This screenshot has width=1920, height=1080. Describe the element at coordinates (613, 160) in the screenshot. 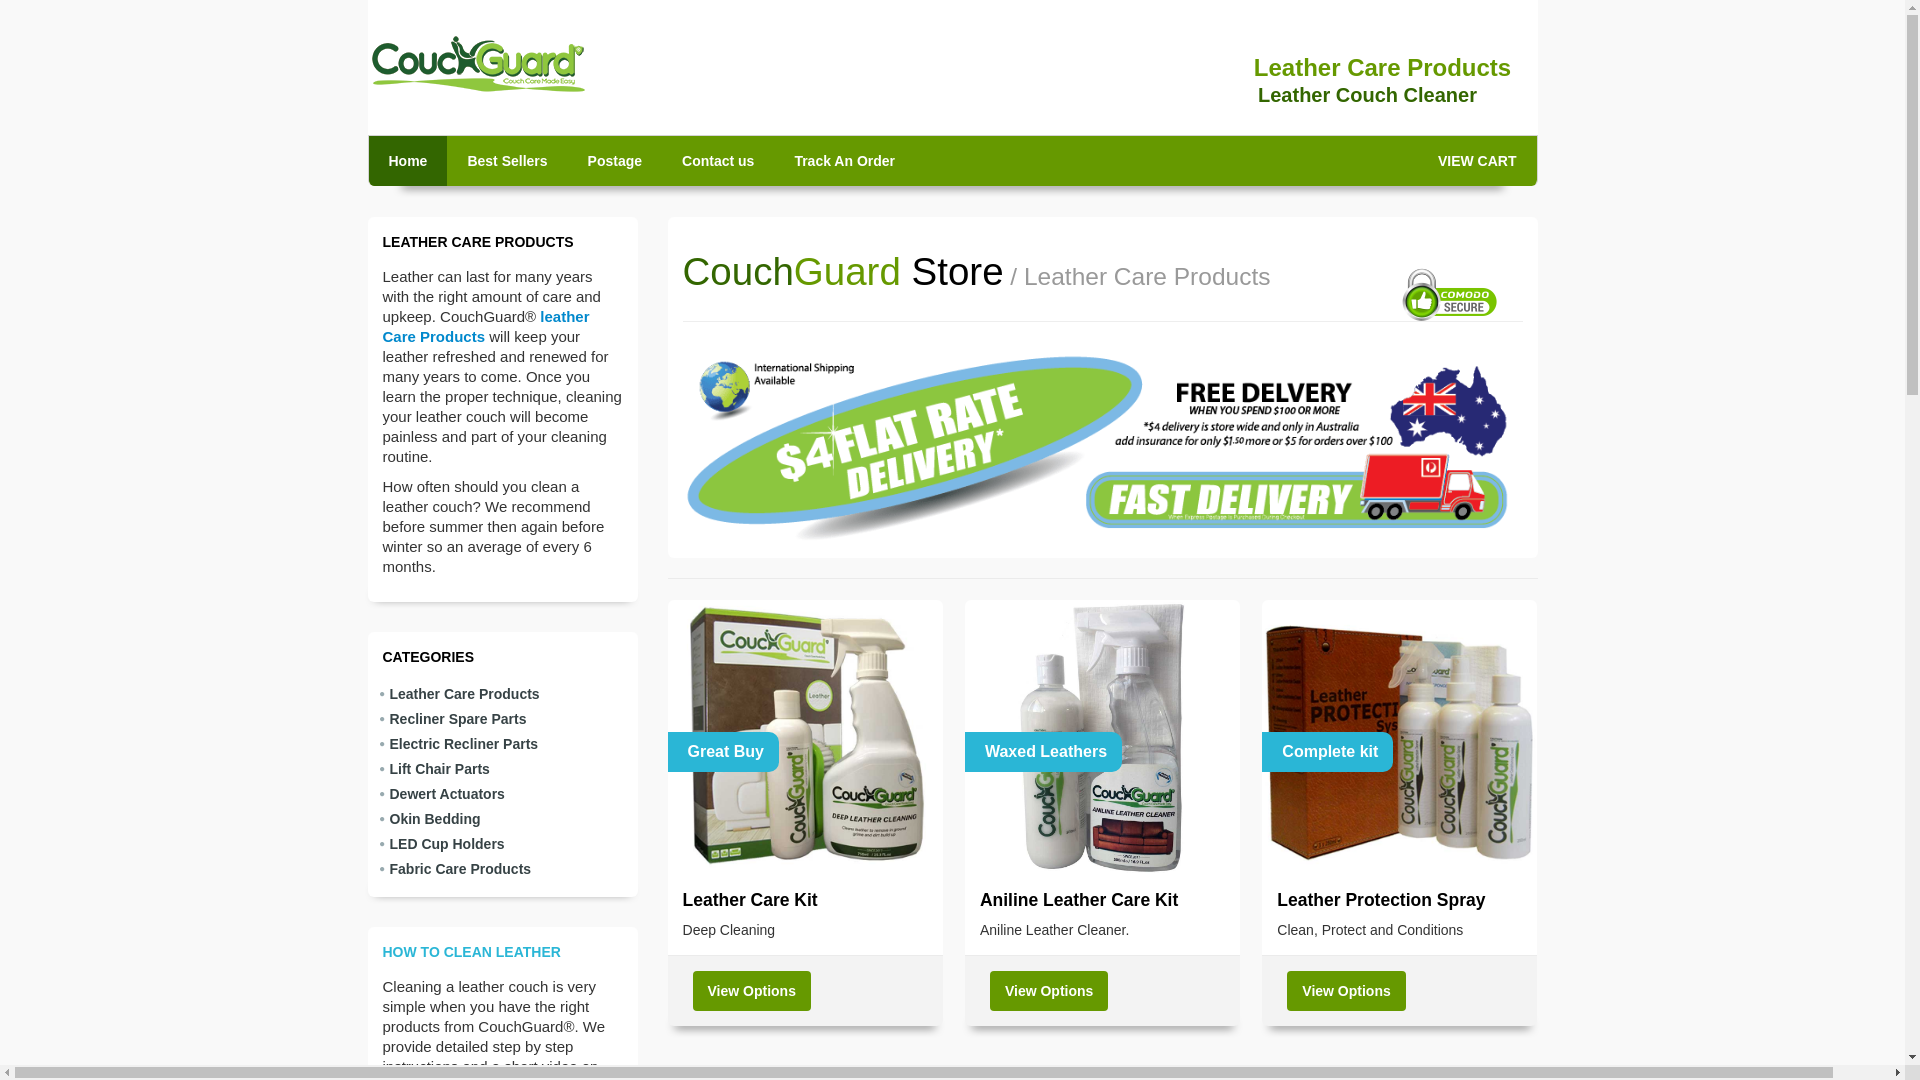

I see `'Postage'` at that location.